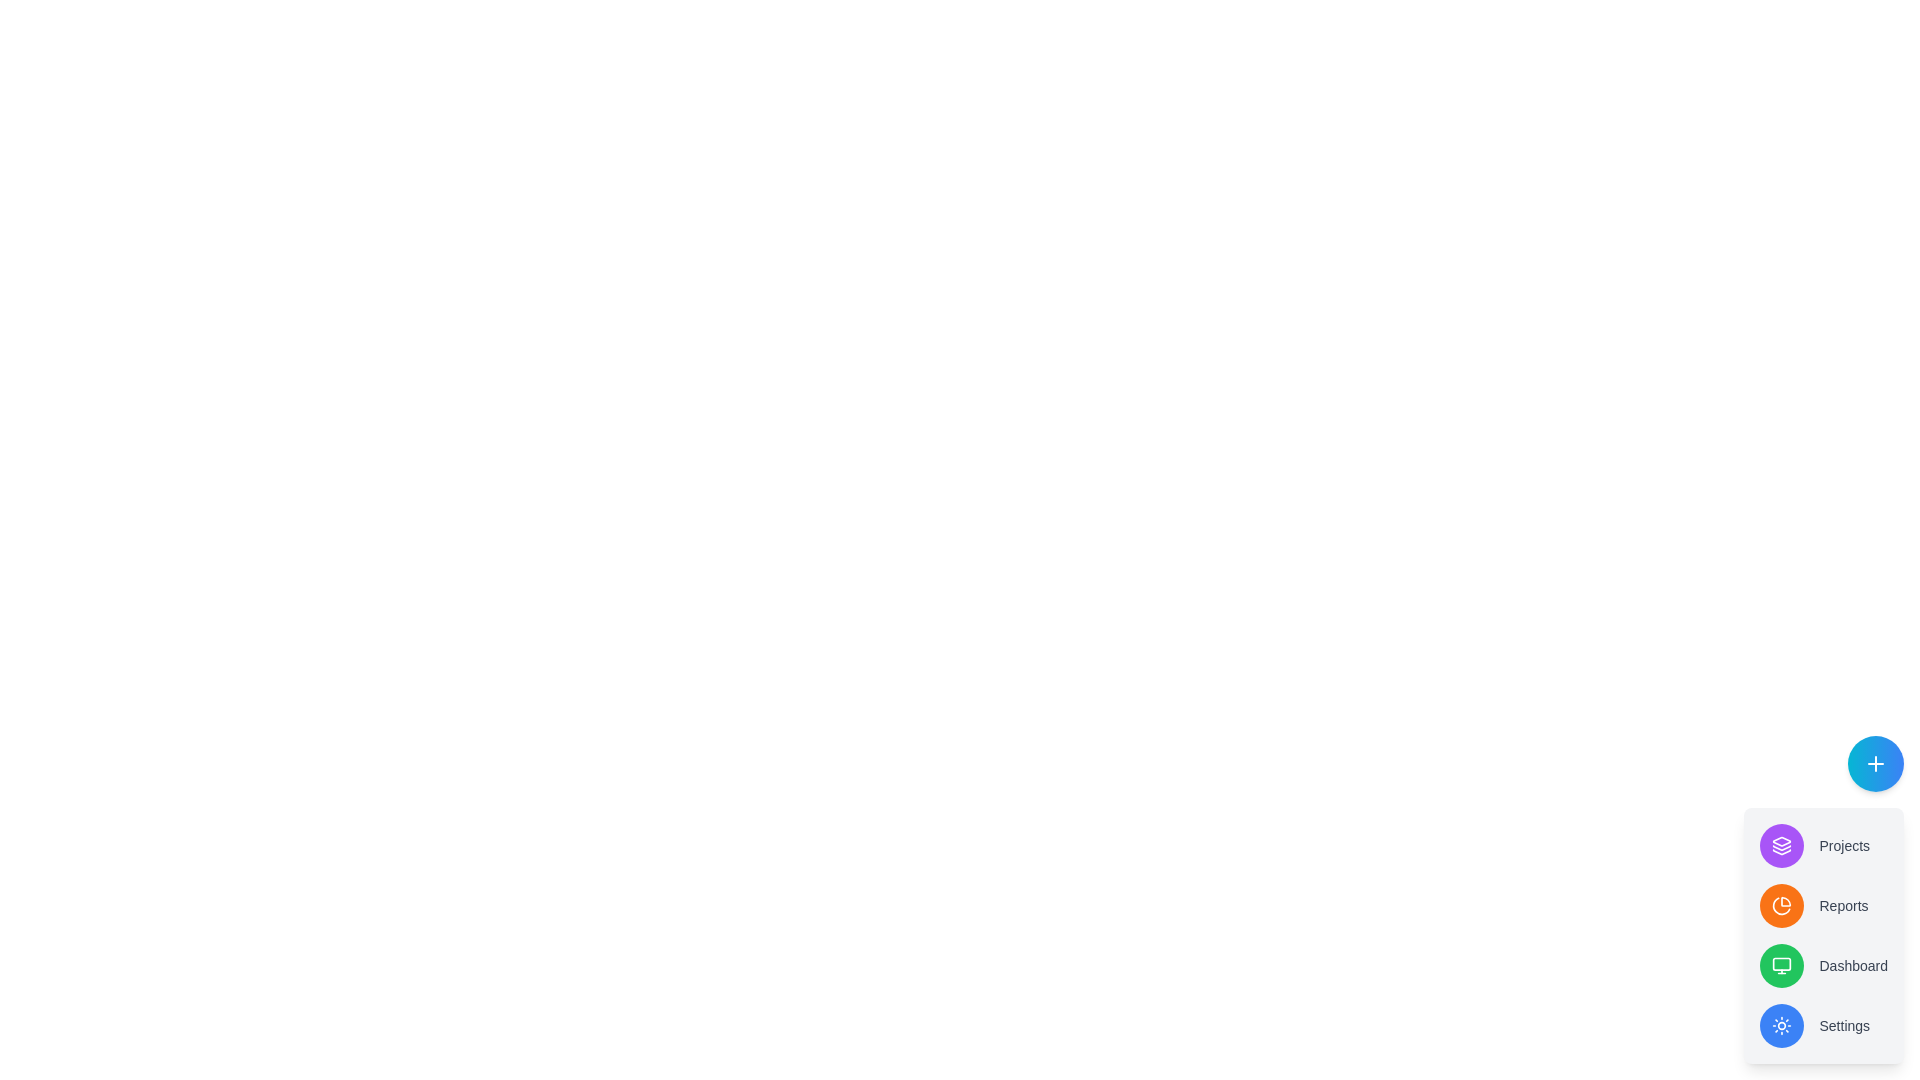 The image size is (1920, 1080). What do you see at coordinates (1823, 845) in the screenshot?
I see `the purple circular icon with a white graphic of layered squares on the left side of the 'Projects' label in the Navigation Menu` at bounding box center [1823, 845].